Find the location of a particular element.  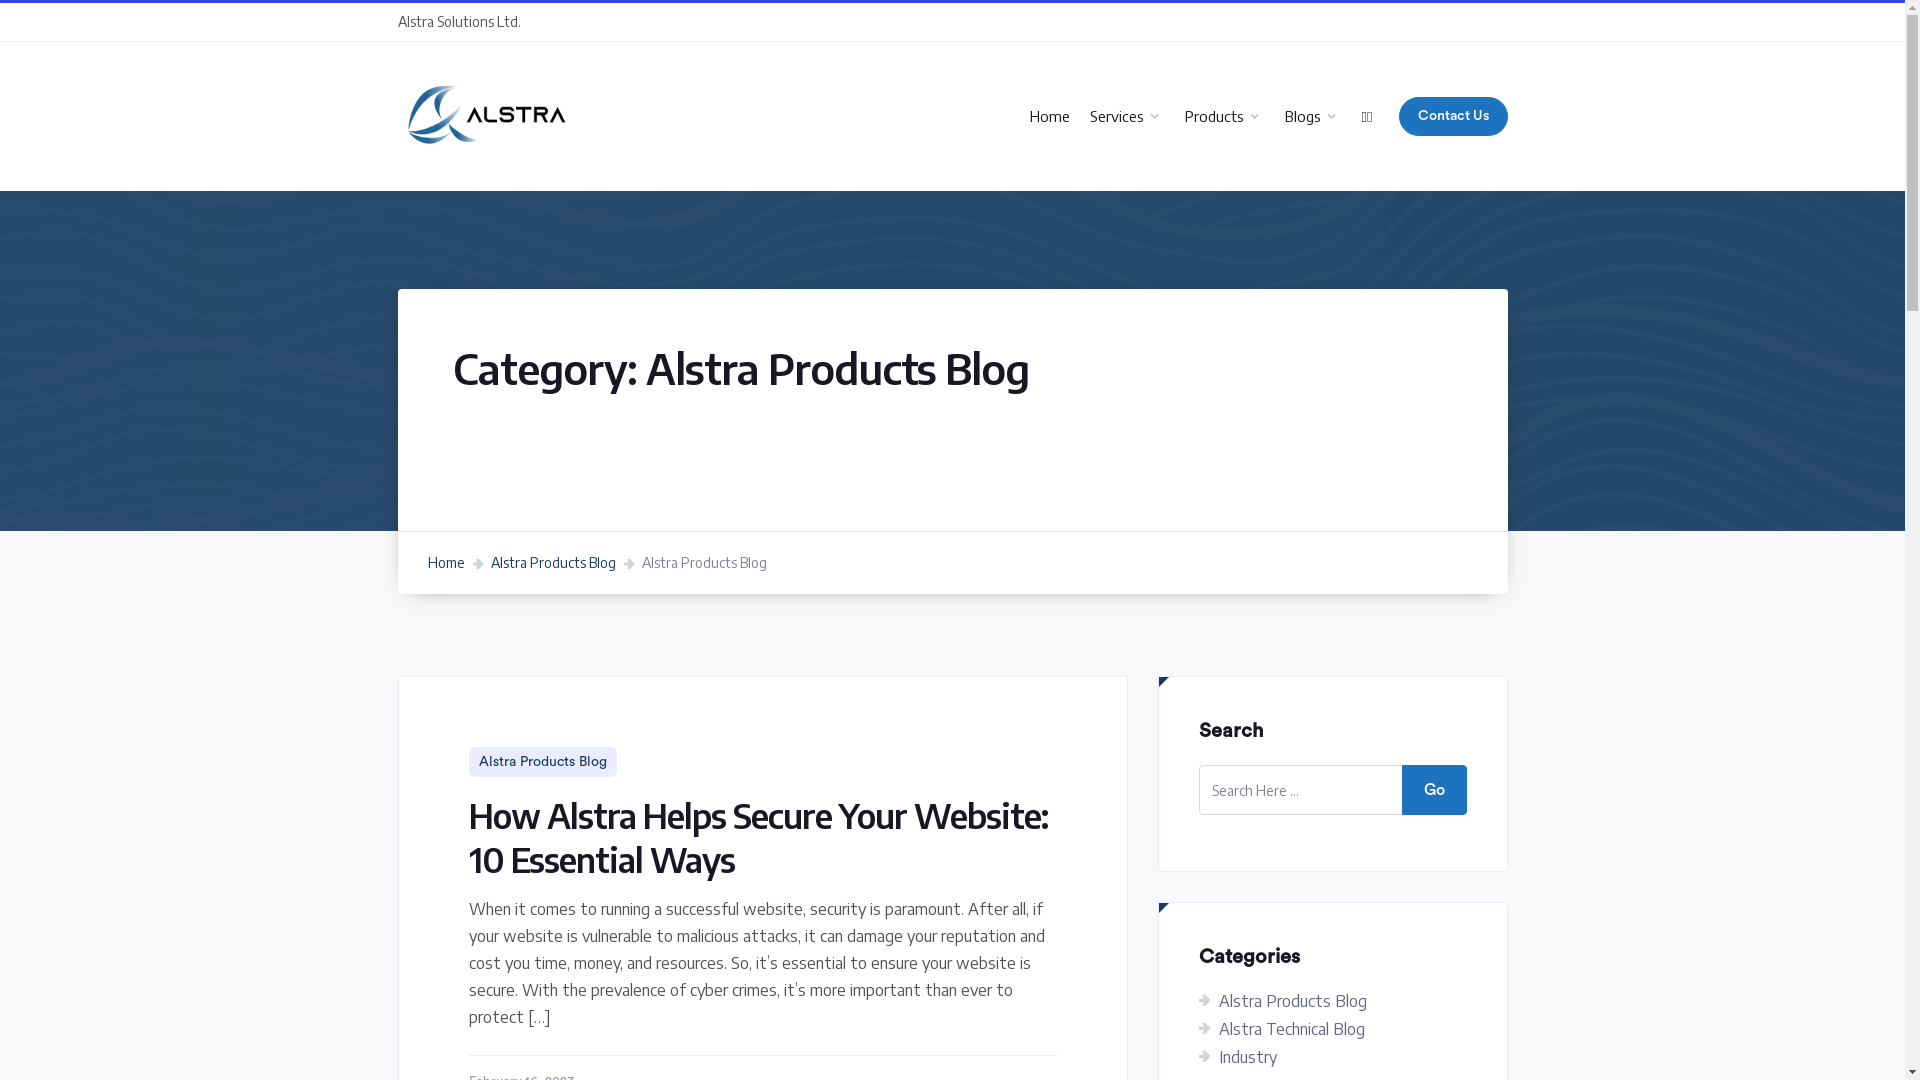

'Go' is located at coordinates (1433, 789).